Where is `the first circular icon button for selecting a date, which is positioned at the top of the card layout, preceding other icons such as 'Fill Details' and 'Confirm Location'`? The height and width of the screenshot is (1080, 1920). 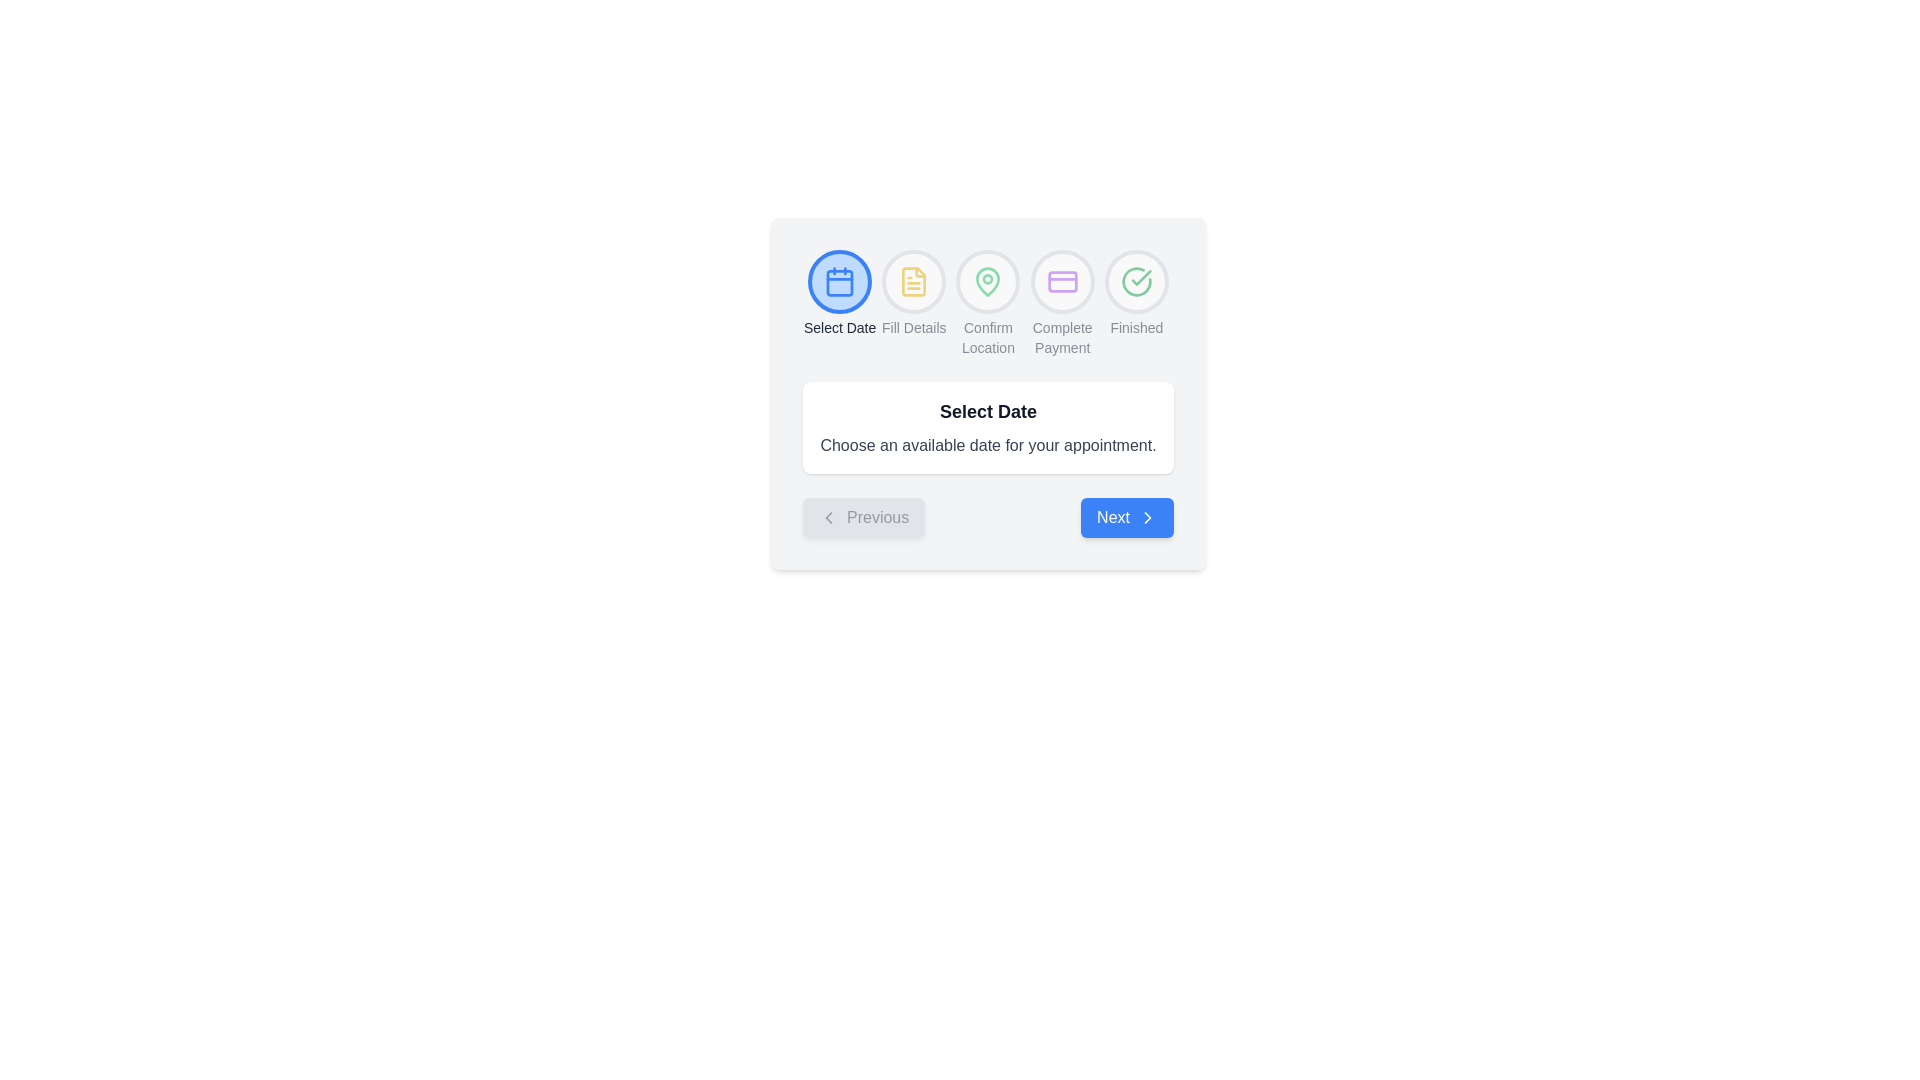 the first circular icon button for selecting a date, which is positioned at the top of the card layout, preceding other icons such as 'Fill Details' and 'Confirm Location' is located at coordinates (840, 281).